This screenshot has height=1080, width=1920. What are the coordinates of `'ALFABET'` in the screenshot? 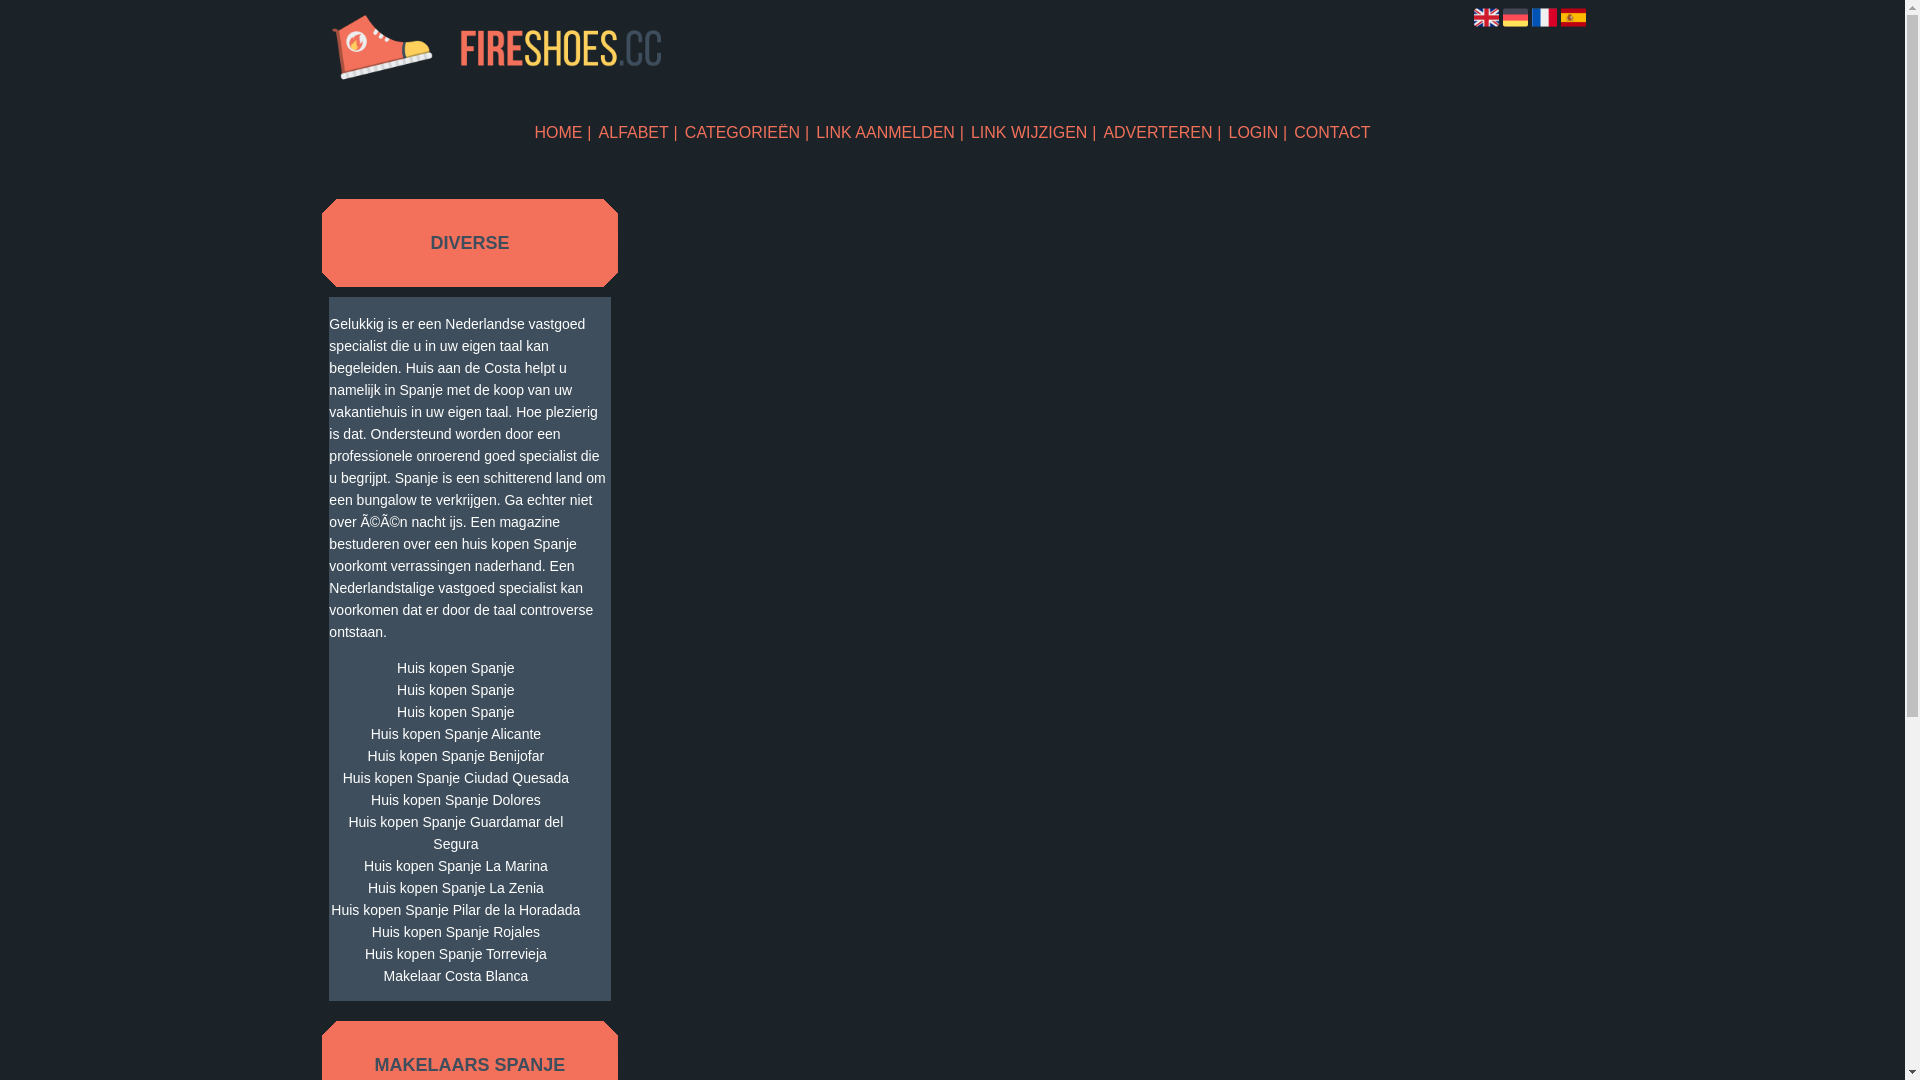 It's located at (598, 132).